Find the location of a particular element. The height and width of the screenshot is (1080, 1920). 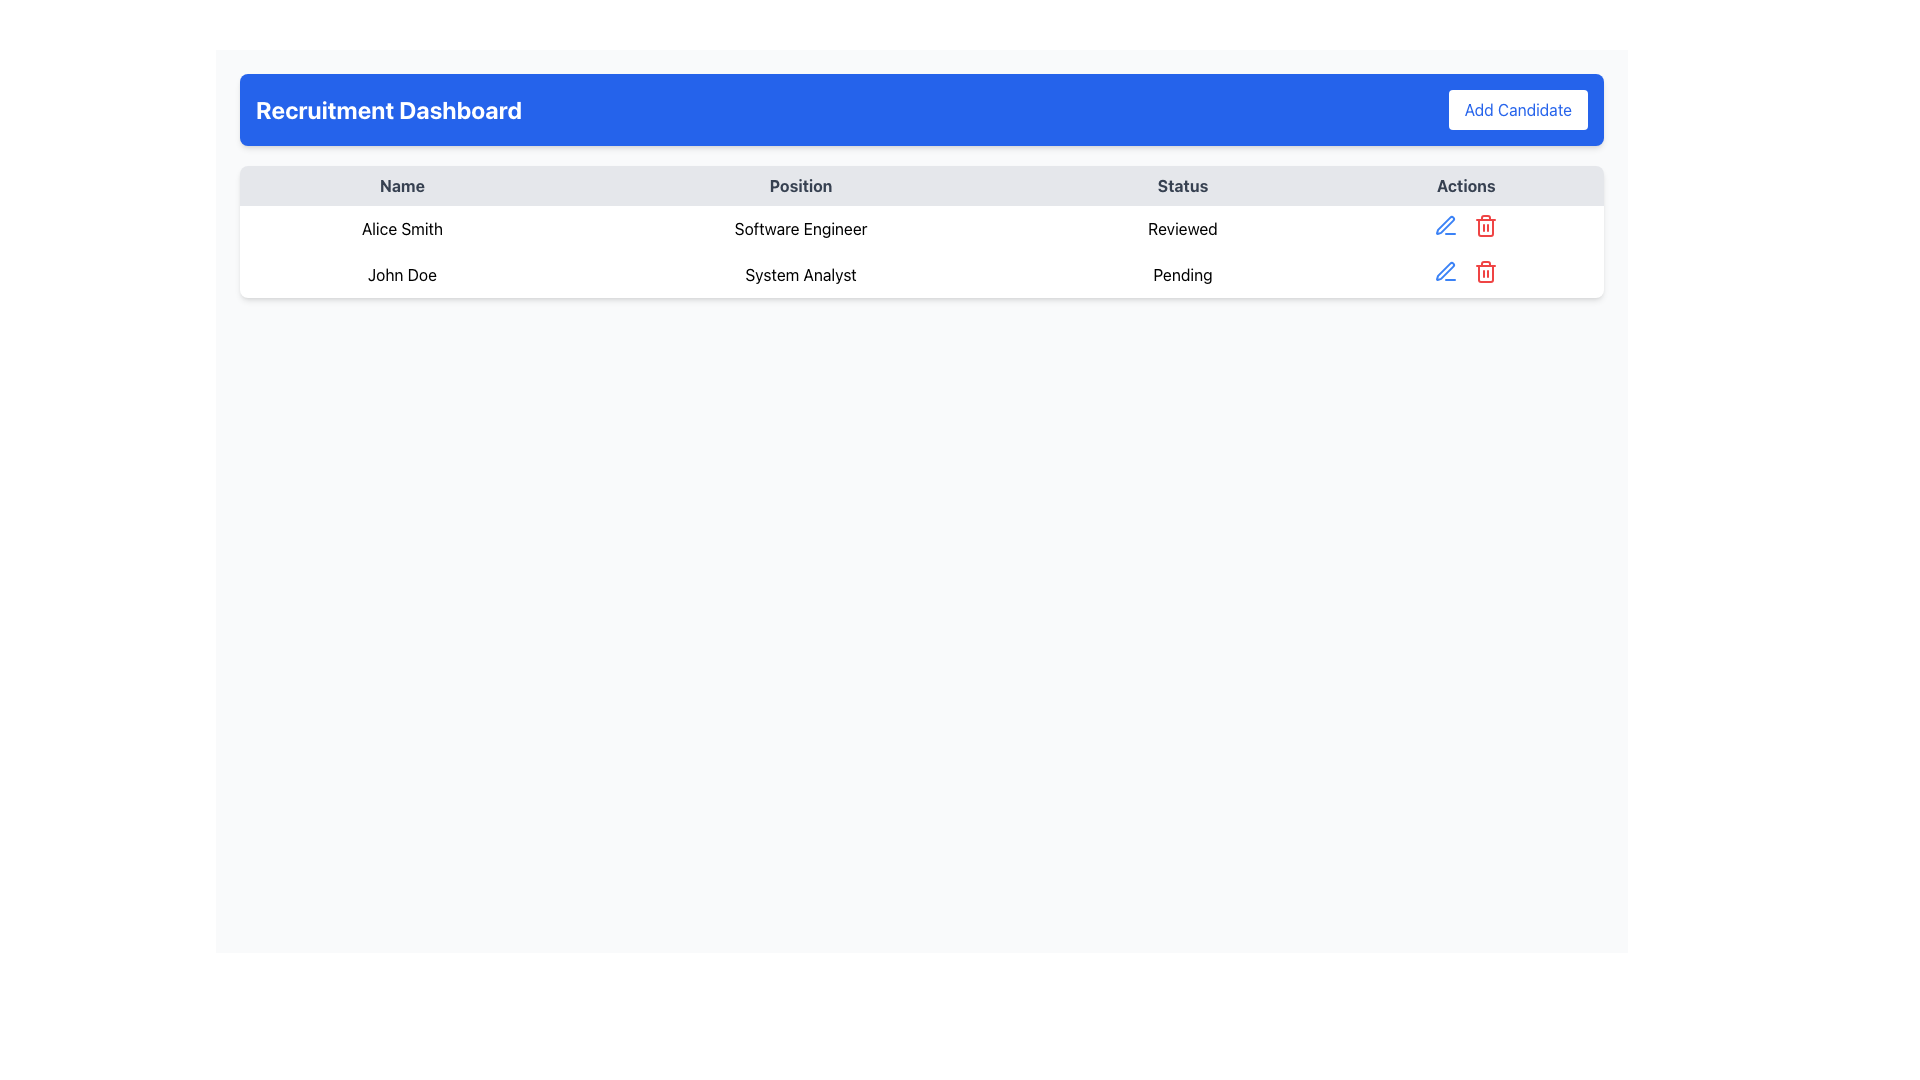

the 'Recruitment Dashboard' title text located in the blue header section of the interface, to the left of the 'Add Candidate' button is located at coordinates (388, 110).